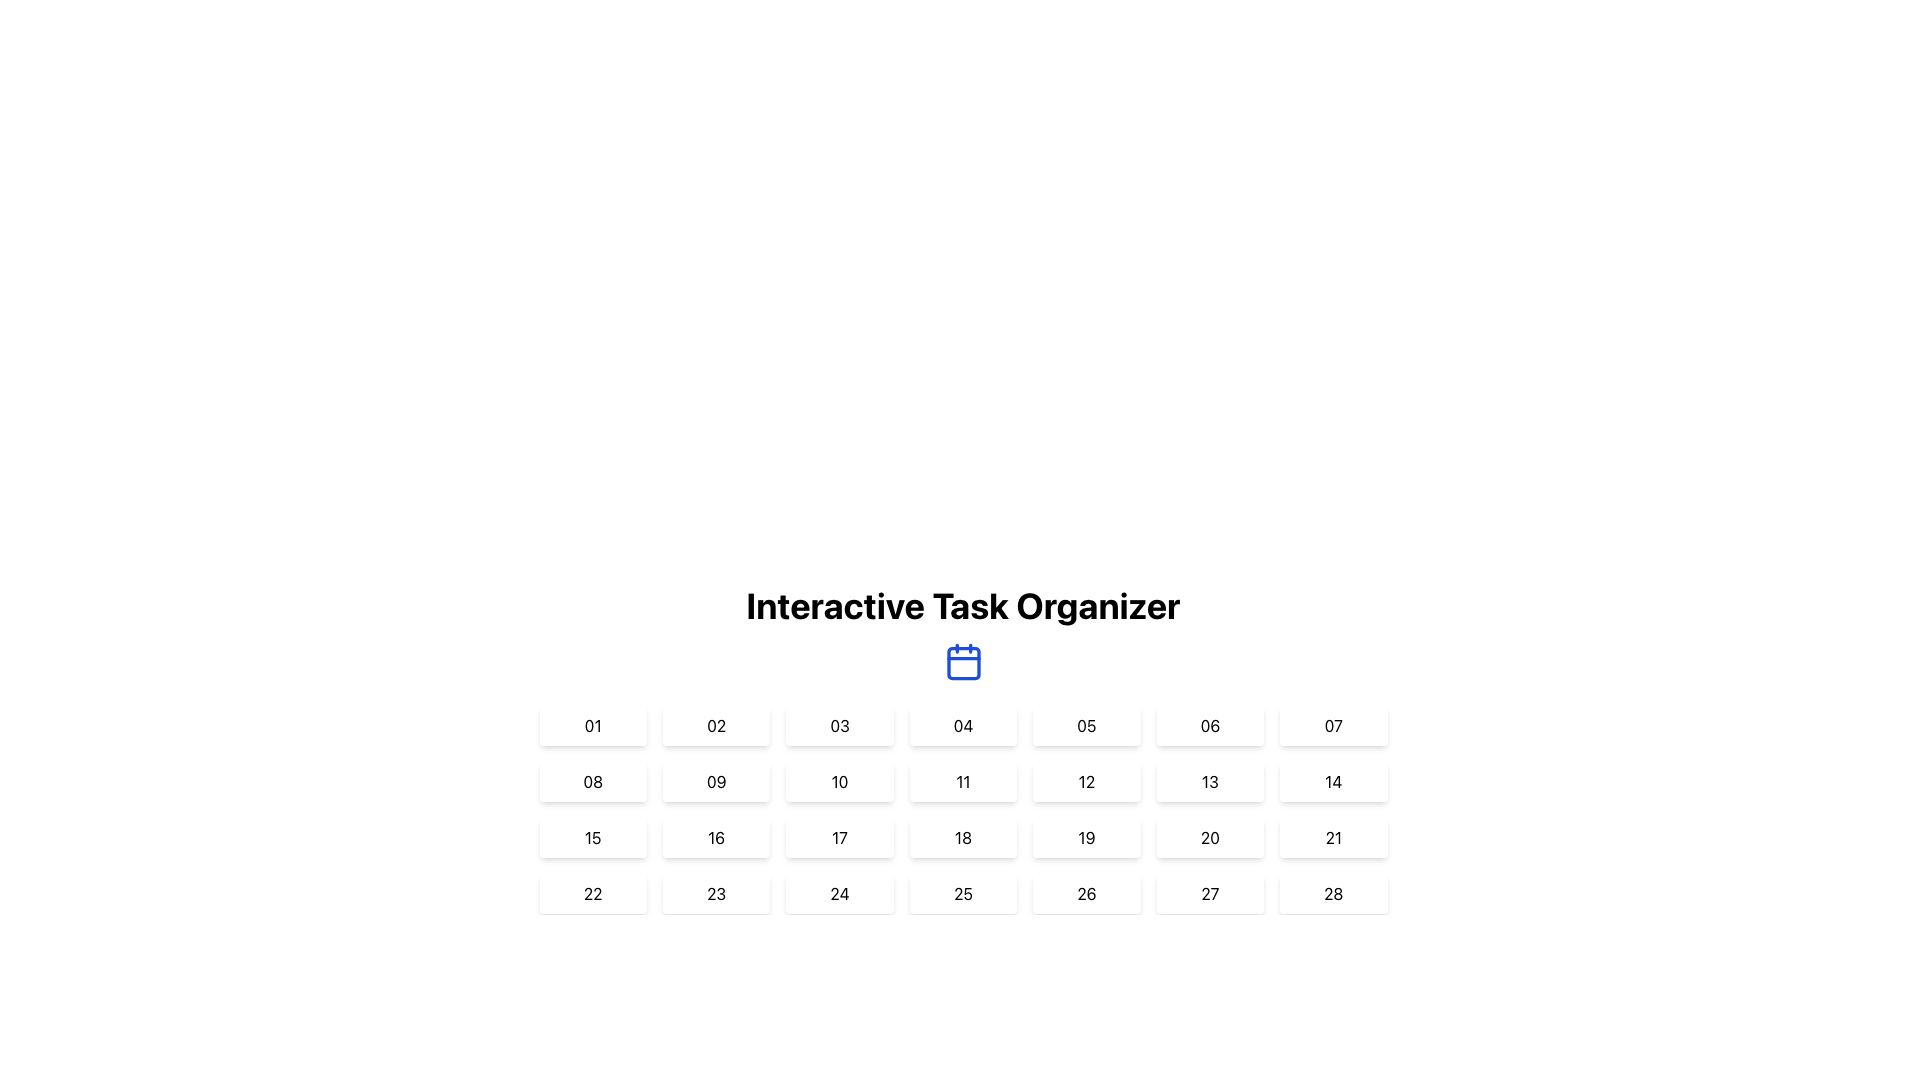 The height and width of the screenshot is (1080, 1920). Describe the element at coordinates (963, 893) in the screenshot. I see `the rounded square button labeled '25'` at that location.